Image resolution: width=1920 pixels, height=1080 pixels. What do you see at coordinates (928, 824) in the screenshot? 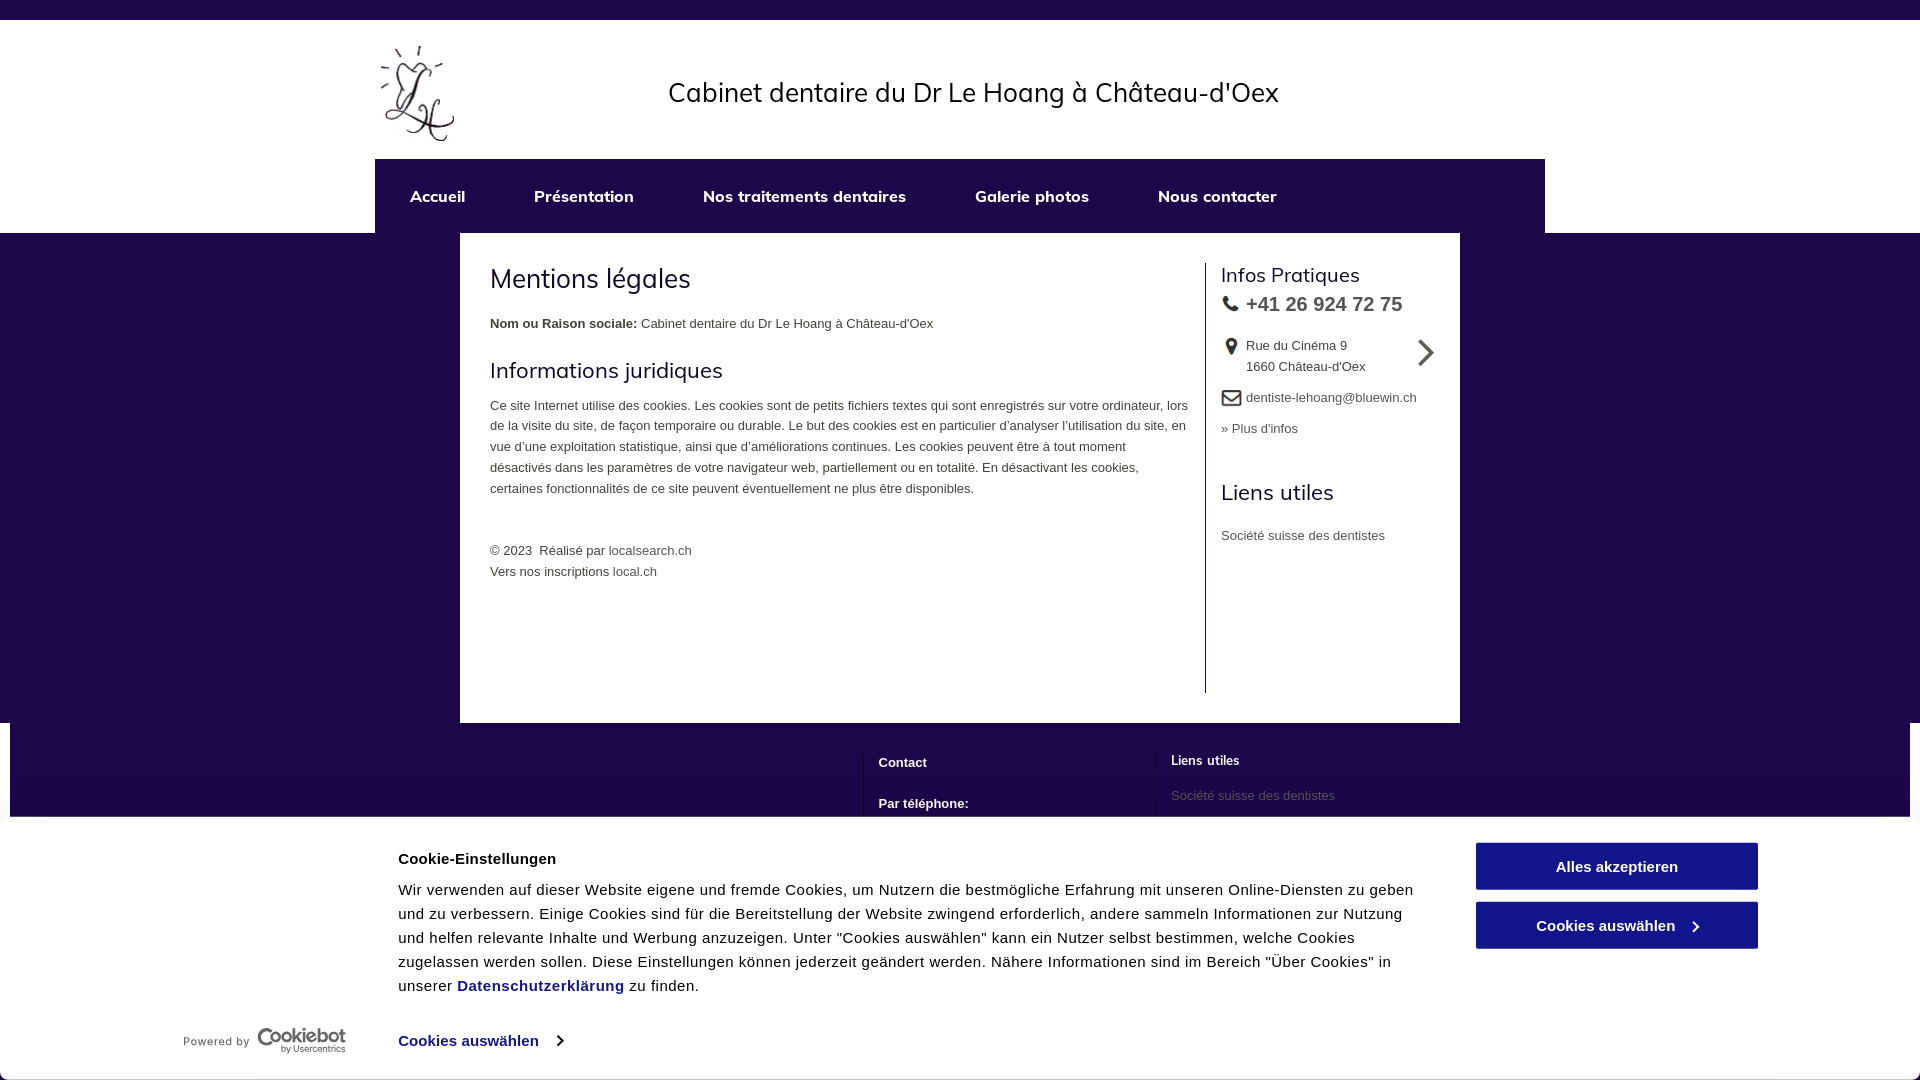
I see `'+41 26 924 72 75'` at bounding box center [928, 824].